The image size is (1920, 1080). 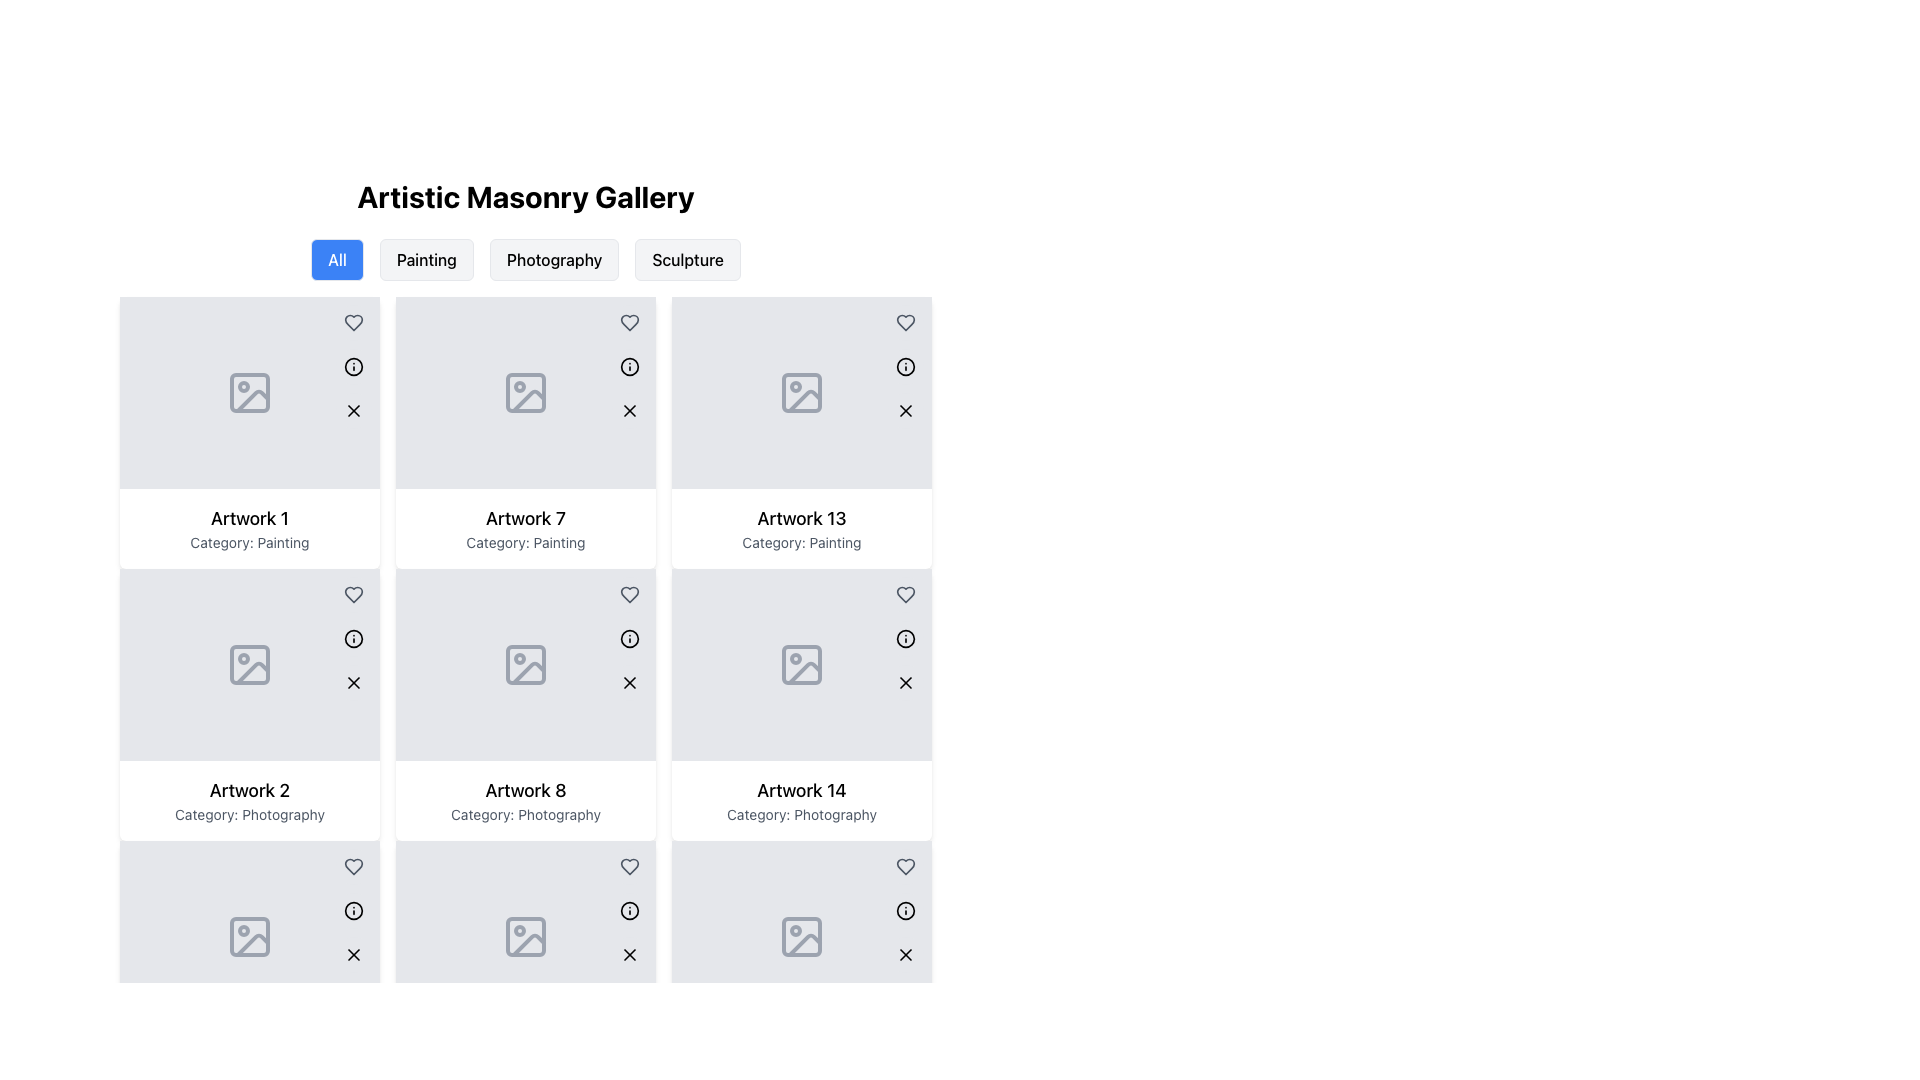 What do you see at coordinates (905, 866) in the screenshot?
I see `the heart-shaped favorite icon with a gray outline located in the upper-right corner of the card labeled 'Artwork 14, Category: Photography'` at bounding box center [905, 866].